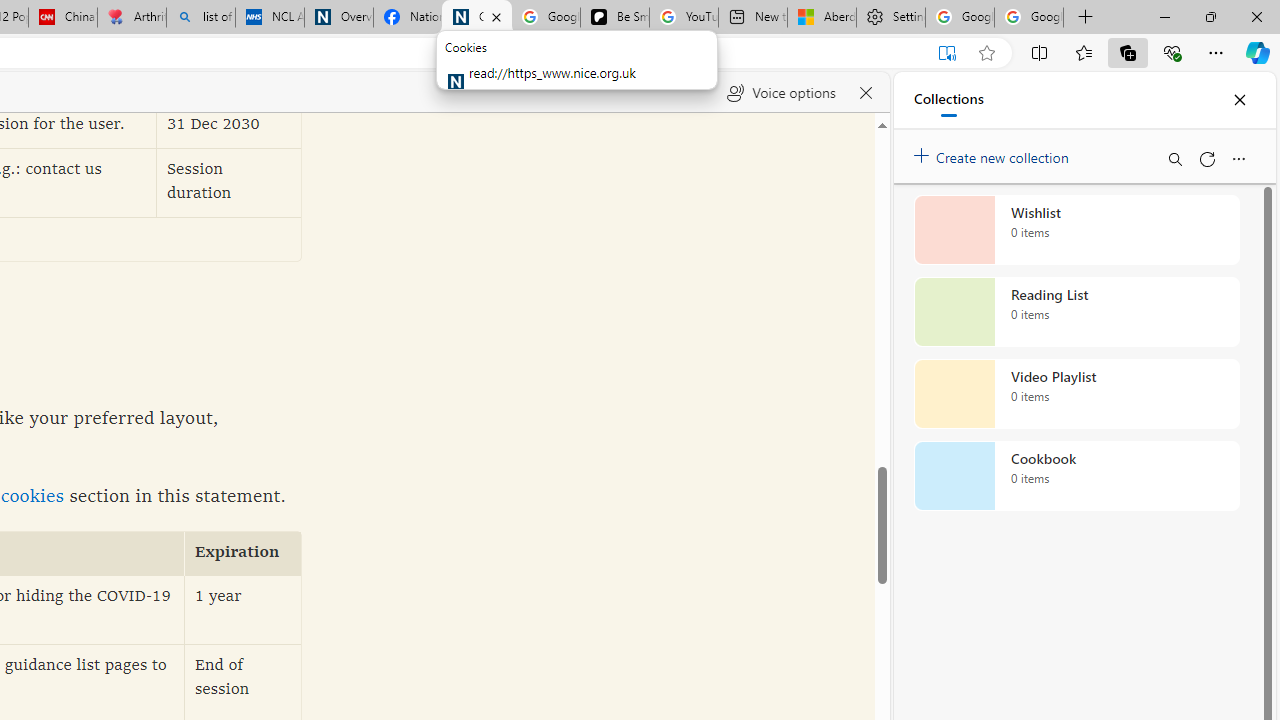 The height and width of the screenshot is (720, 1280). What do you see at coordinates (1076, 394) in the screenshot?
I see `'Video Playlist collection, 0 items'` at bounding box center [1076, 394].